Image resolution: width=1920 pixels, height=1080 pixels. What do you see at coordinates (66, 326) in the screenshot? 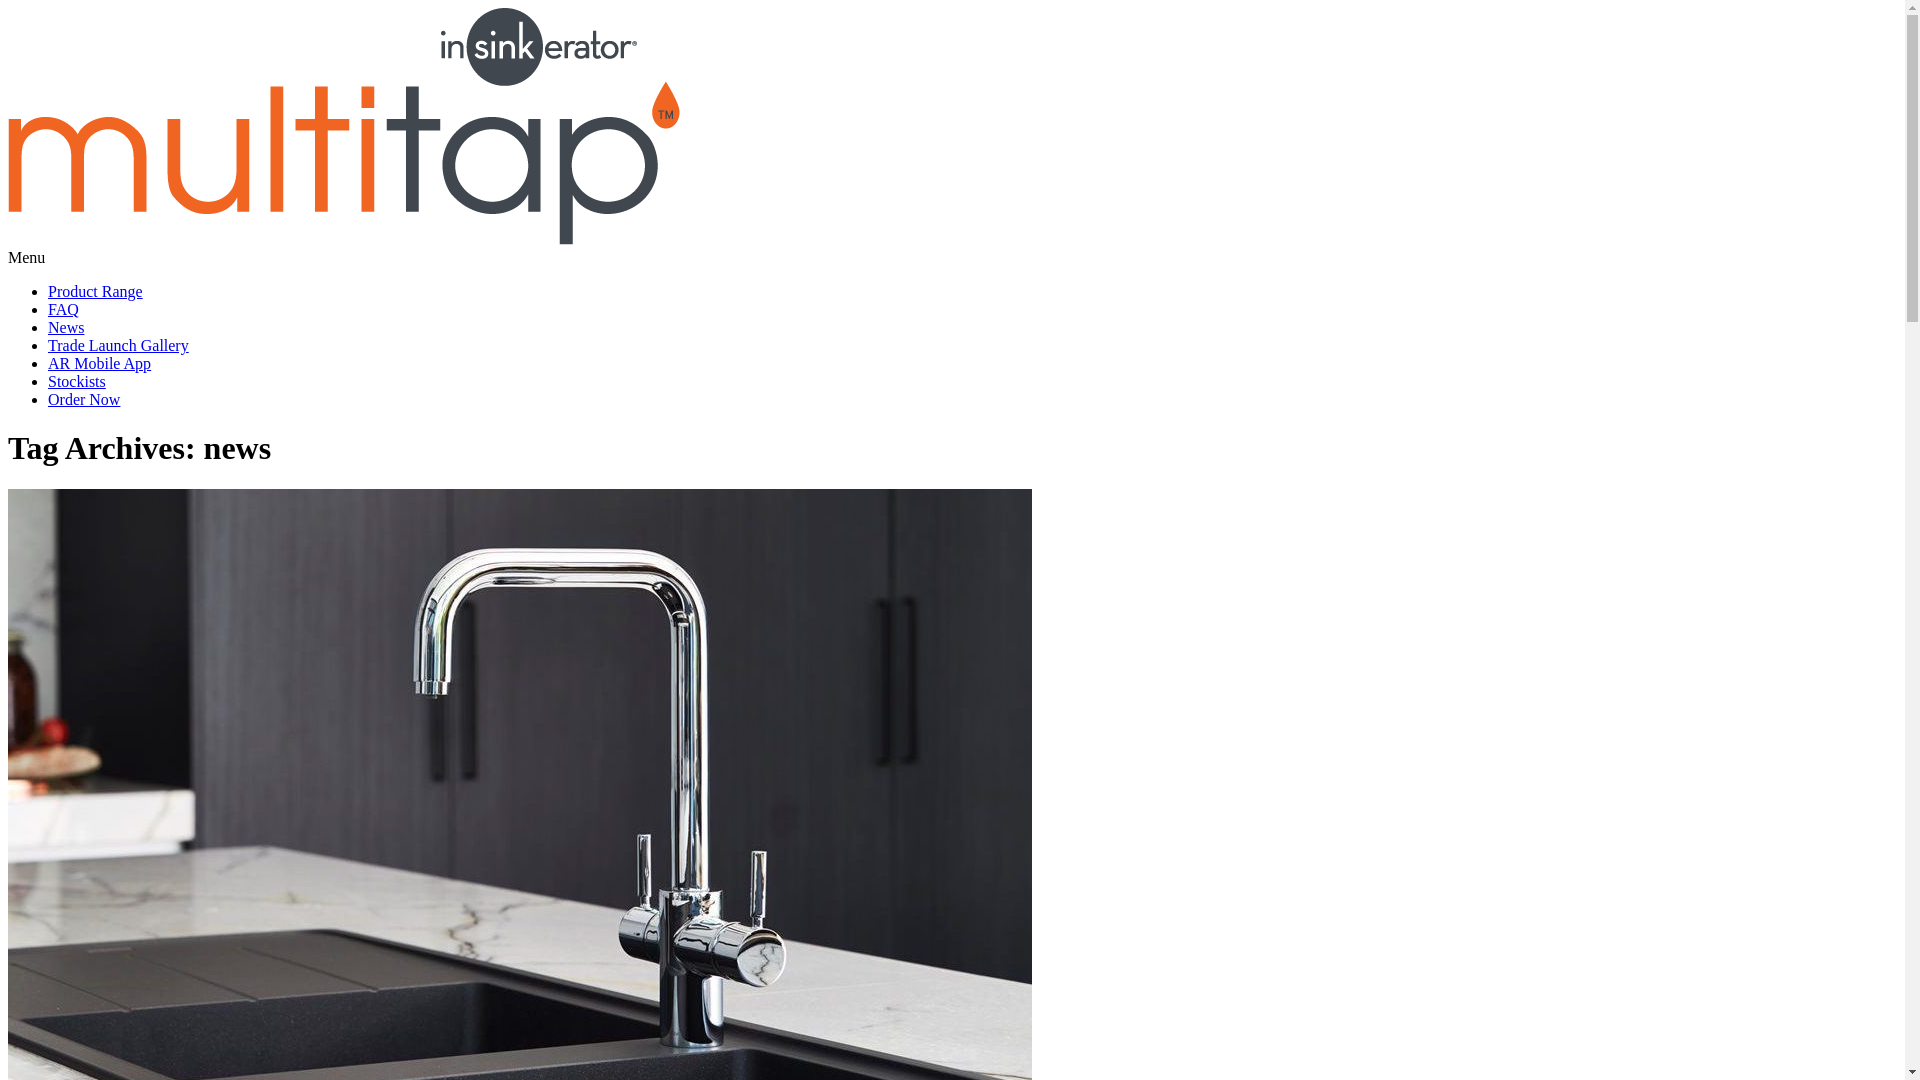
I see `'News'` at bounding box center [66, 326].